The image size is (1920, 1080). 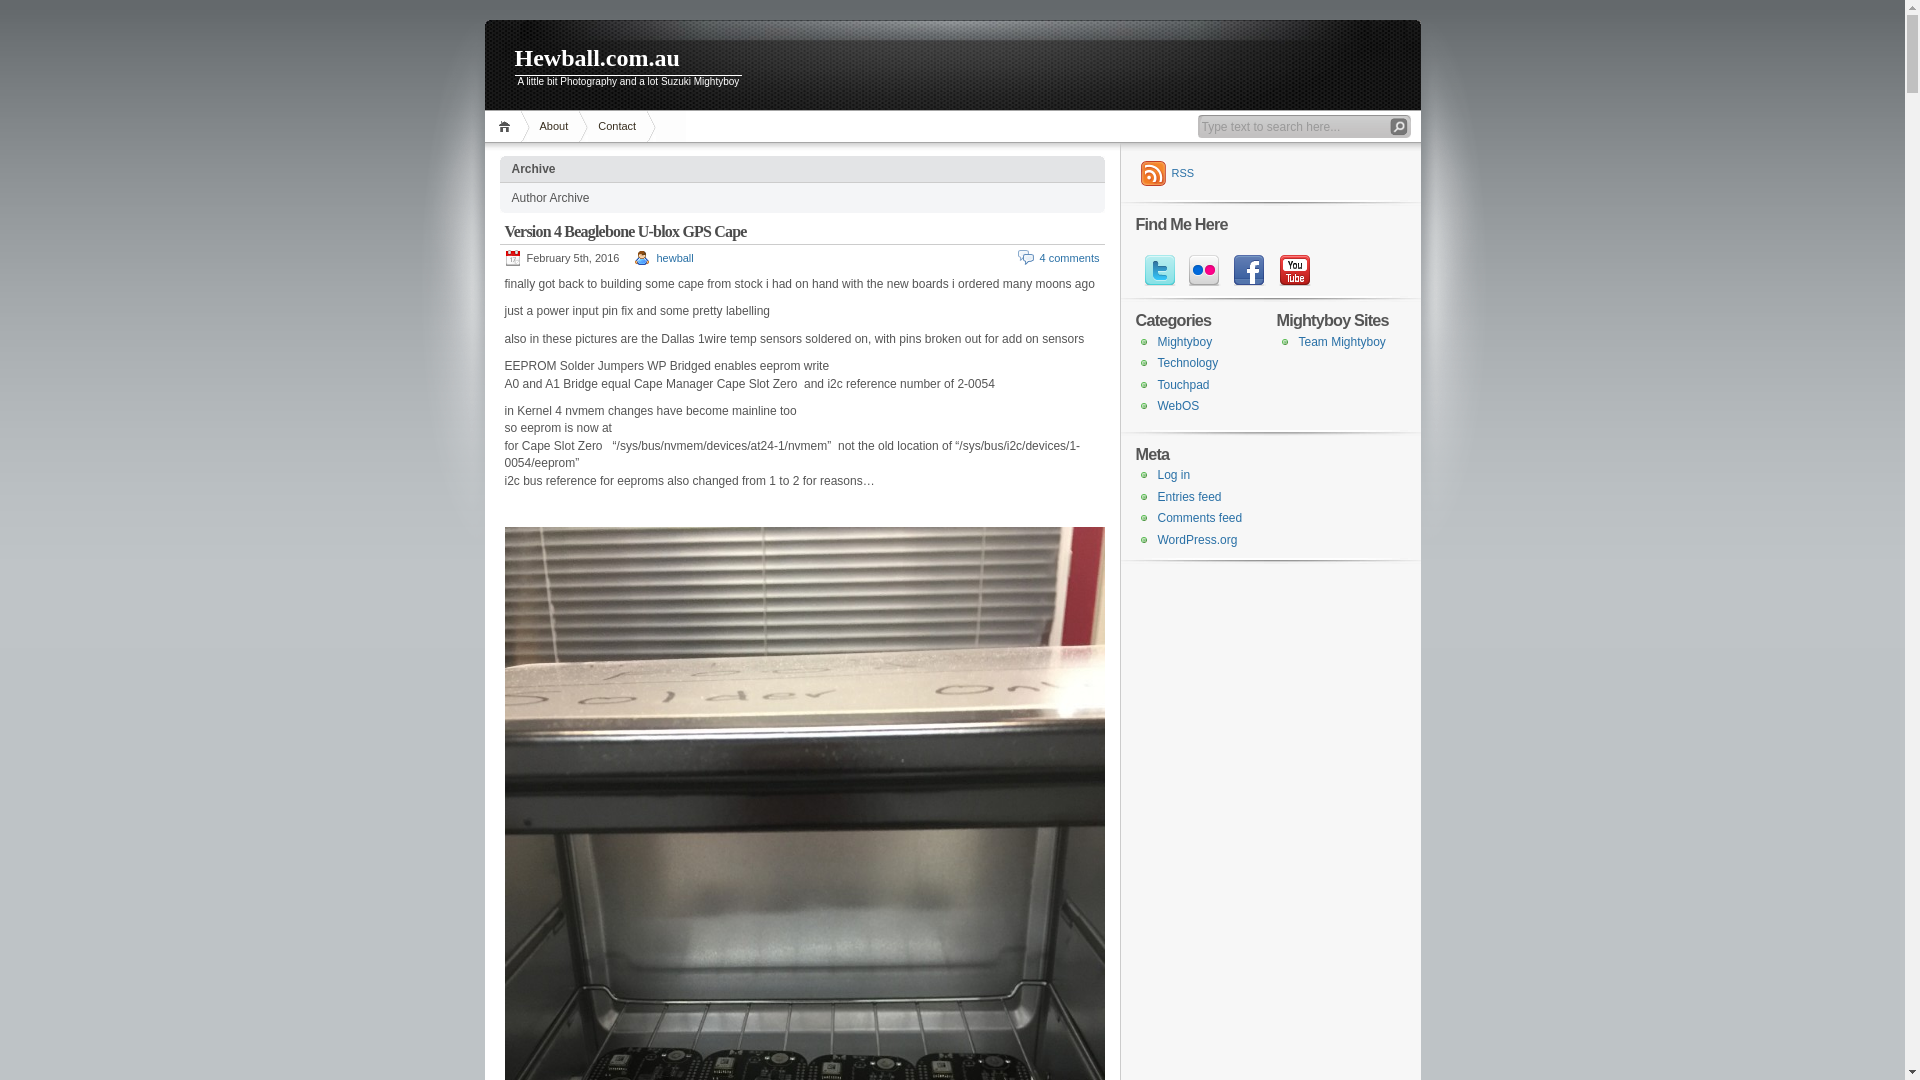 I want to click on 'Home', so click(x=506, y=126).